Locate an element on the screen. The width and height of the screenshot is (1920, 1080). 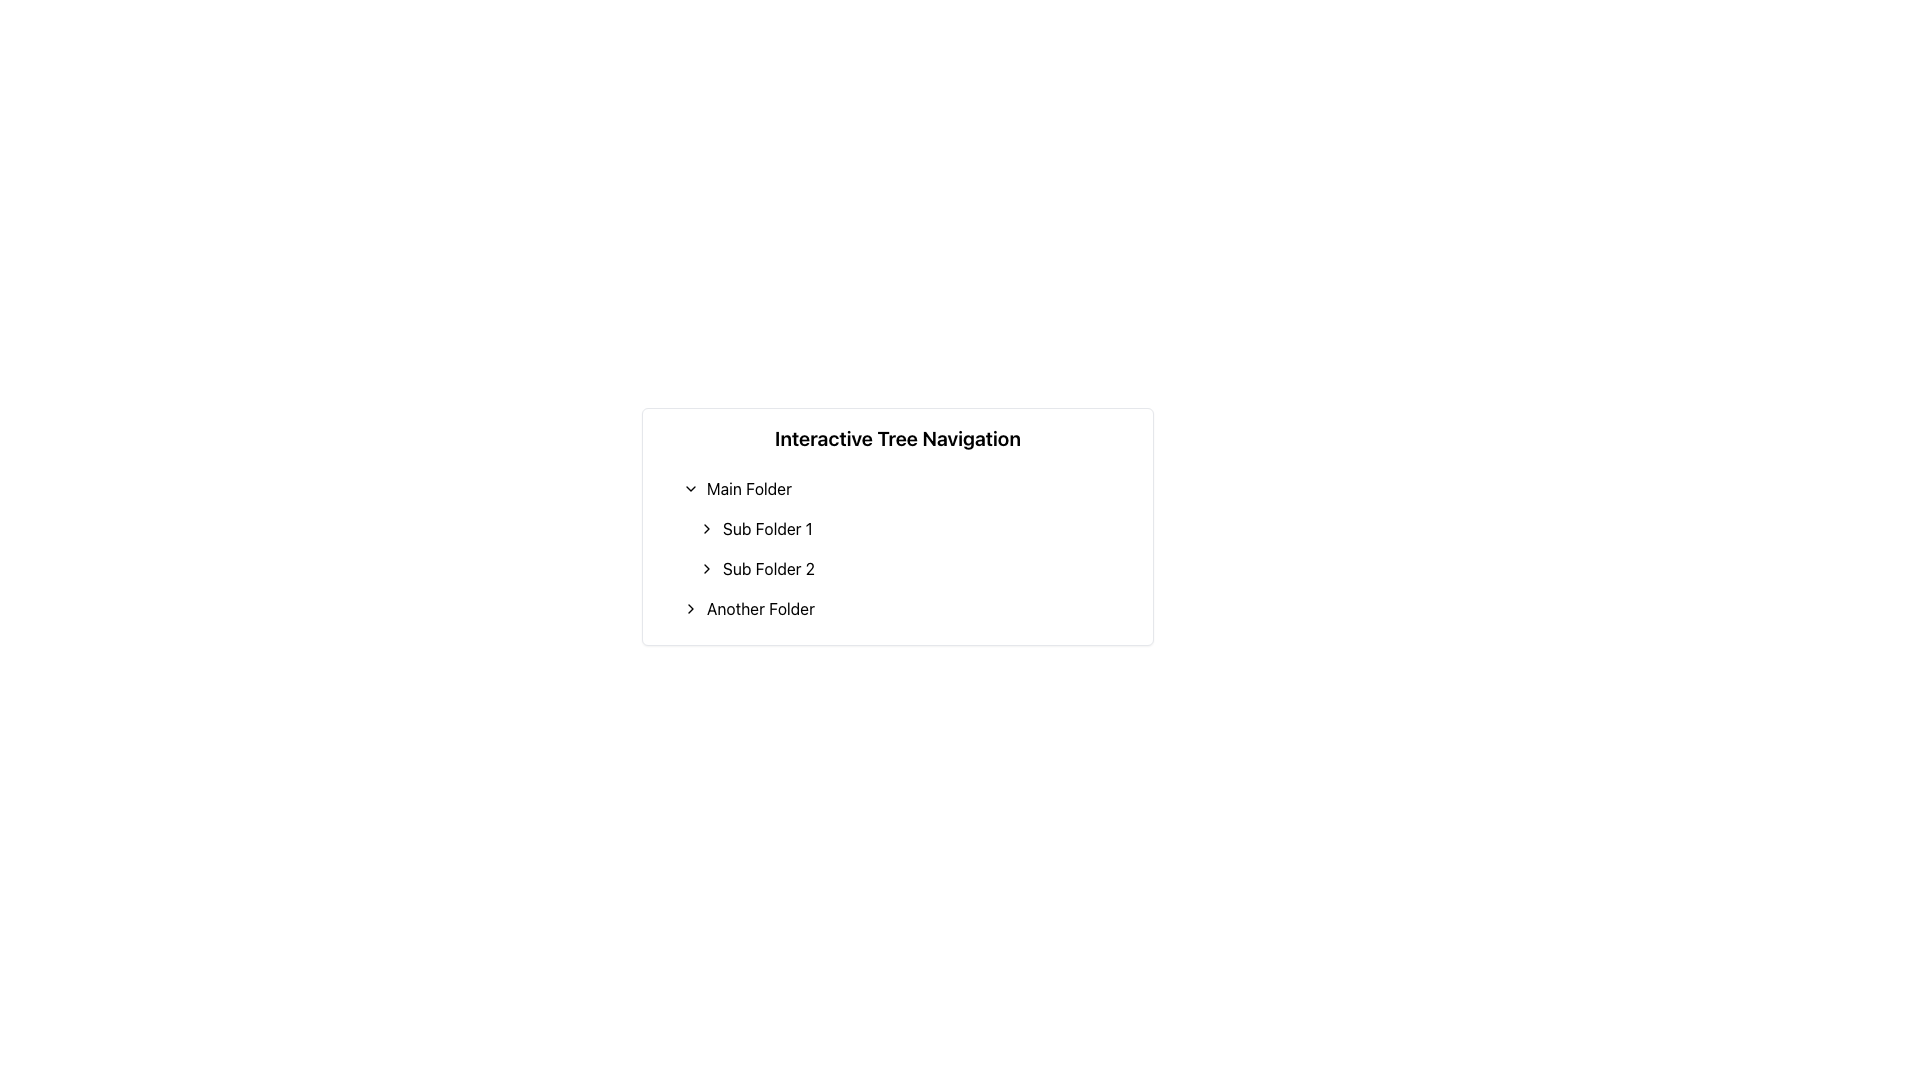
the text label of the second item in the tree navigation menu, which is directly nested under 'Main Folder' is located at coordinates (766, 527).